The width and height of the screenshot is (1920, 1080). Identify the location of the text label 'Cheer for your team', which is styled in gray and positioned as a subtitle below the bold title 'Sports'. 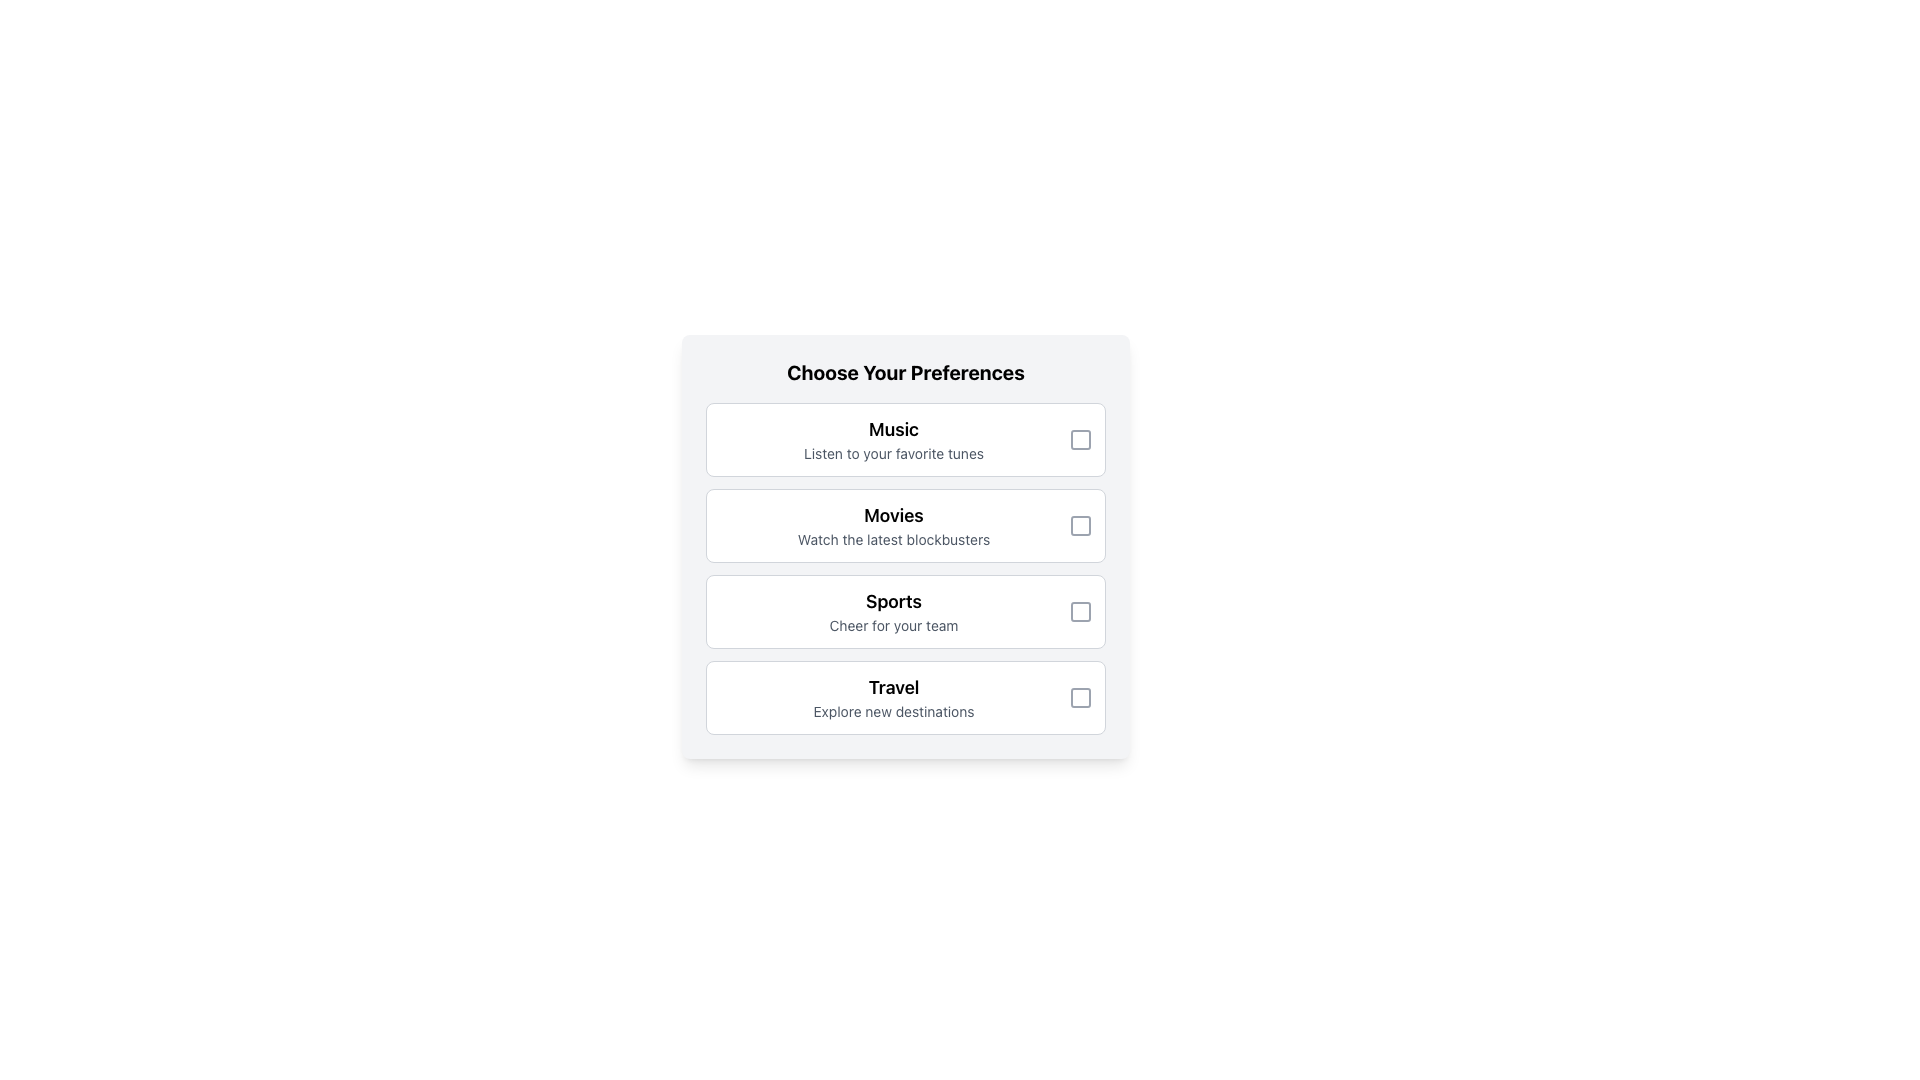
(892, 624).